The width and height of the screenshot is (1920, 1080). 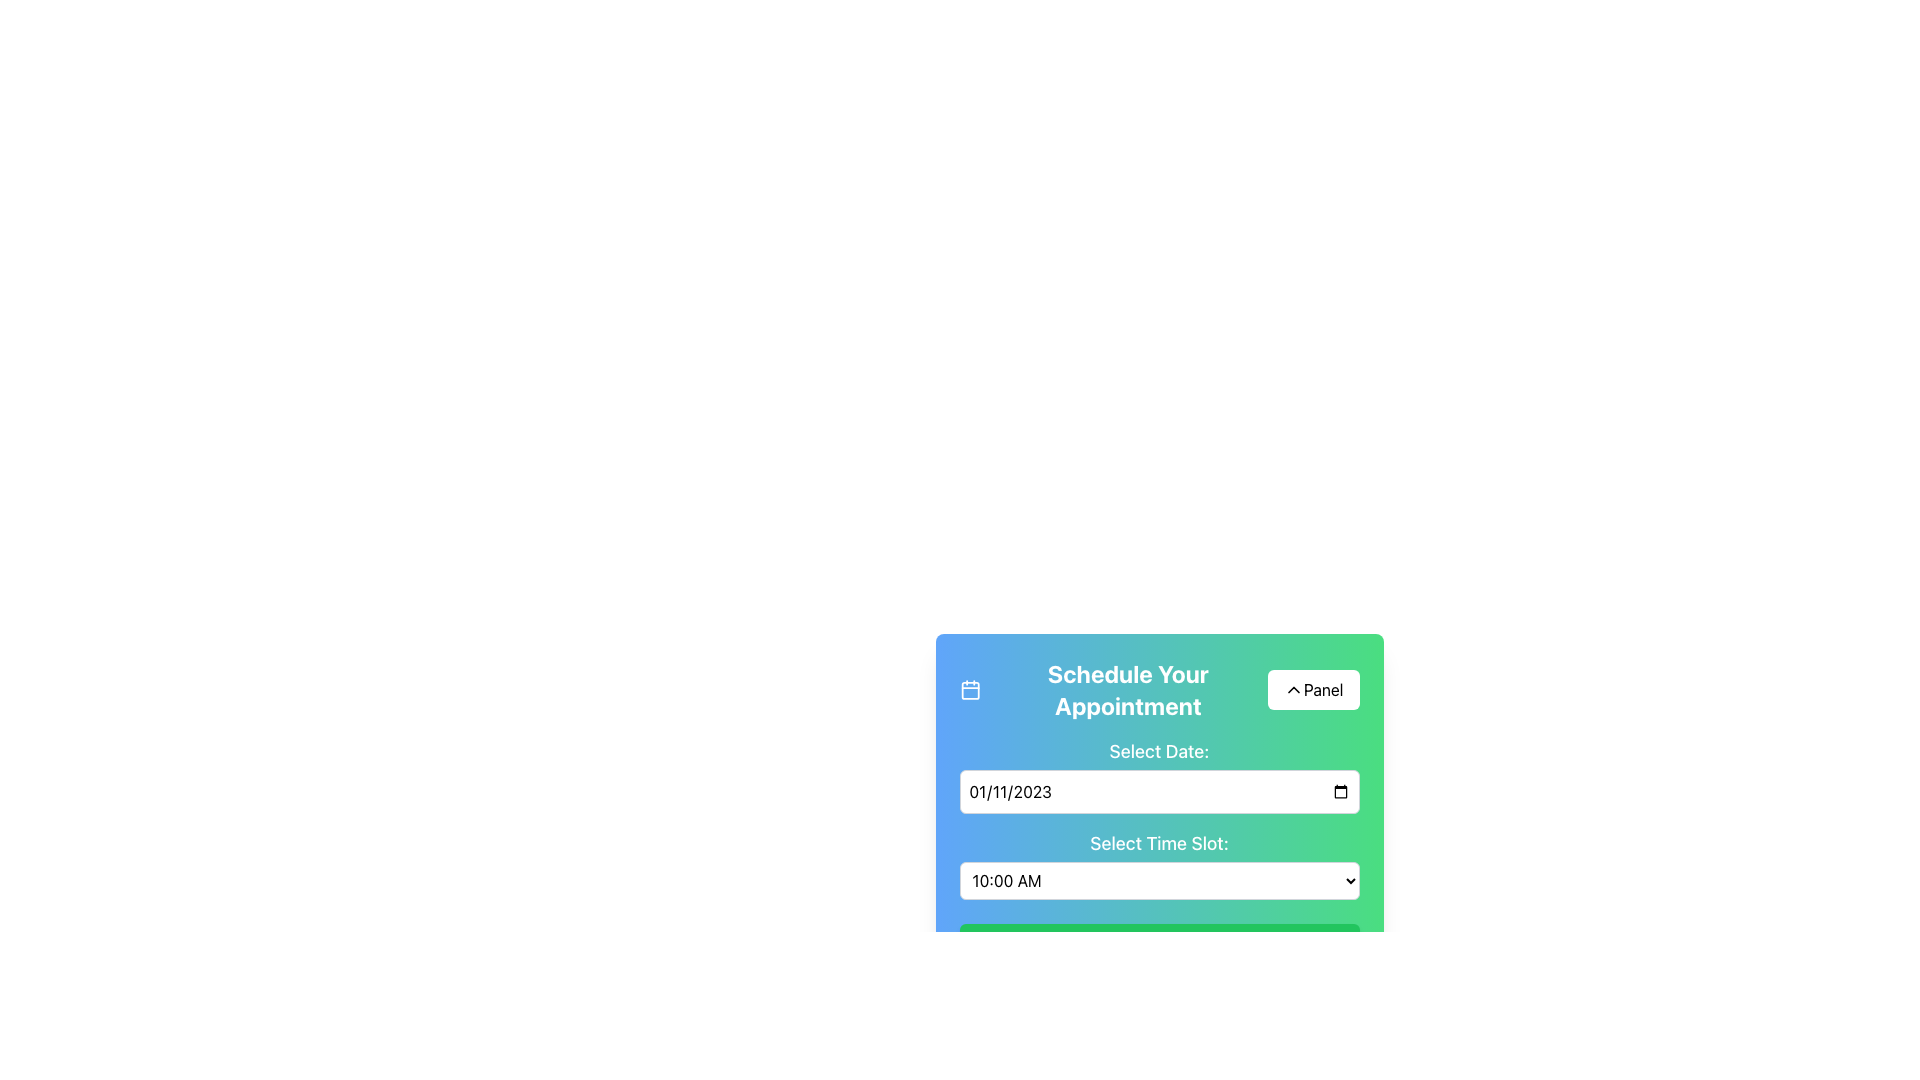 What do you see at coordinates (1313, 689) in the screenshot?
I see `the rectangular button with a white background and black text reading 'Panel', located at the top-right corner of the 'Schedule Your Appointment' section` at bounding box center [1313, 689].